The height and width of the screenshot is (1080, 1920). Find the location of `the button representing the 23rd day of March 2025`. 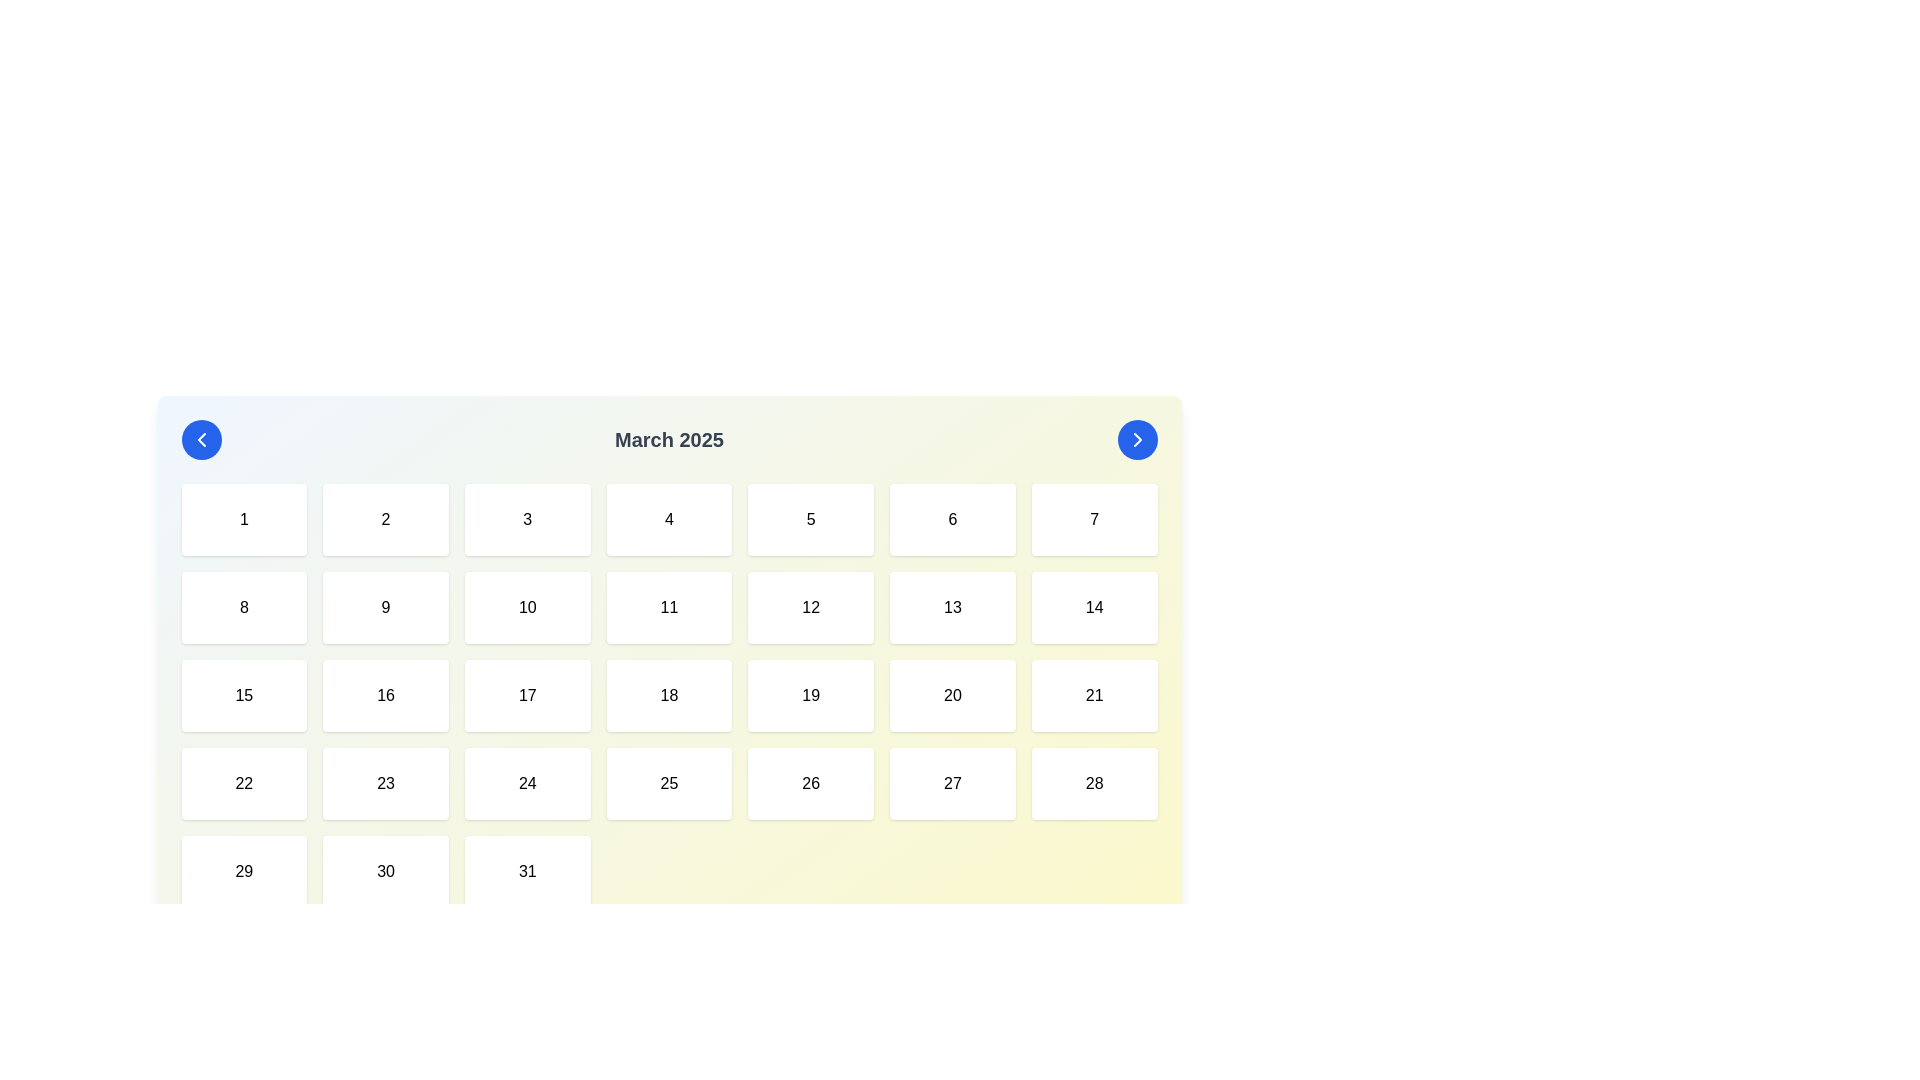

the button representing the 23rd day of March 2025 is located at coordinates (386, 782).